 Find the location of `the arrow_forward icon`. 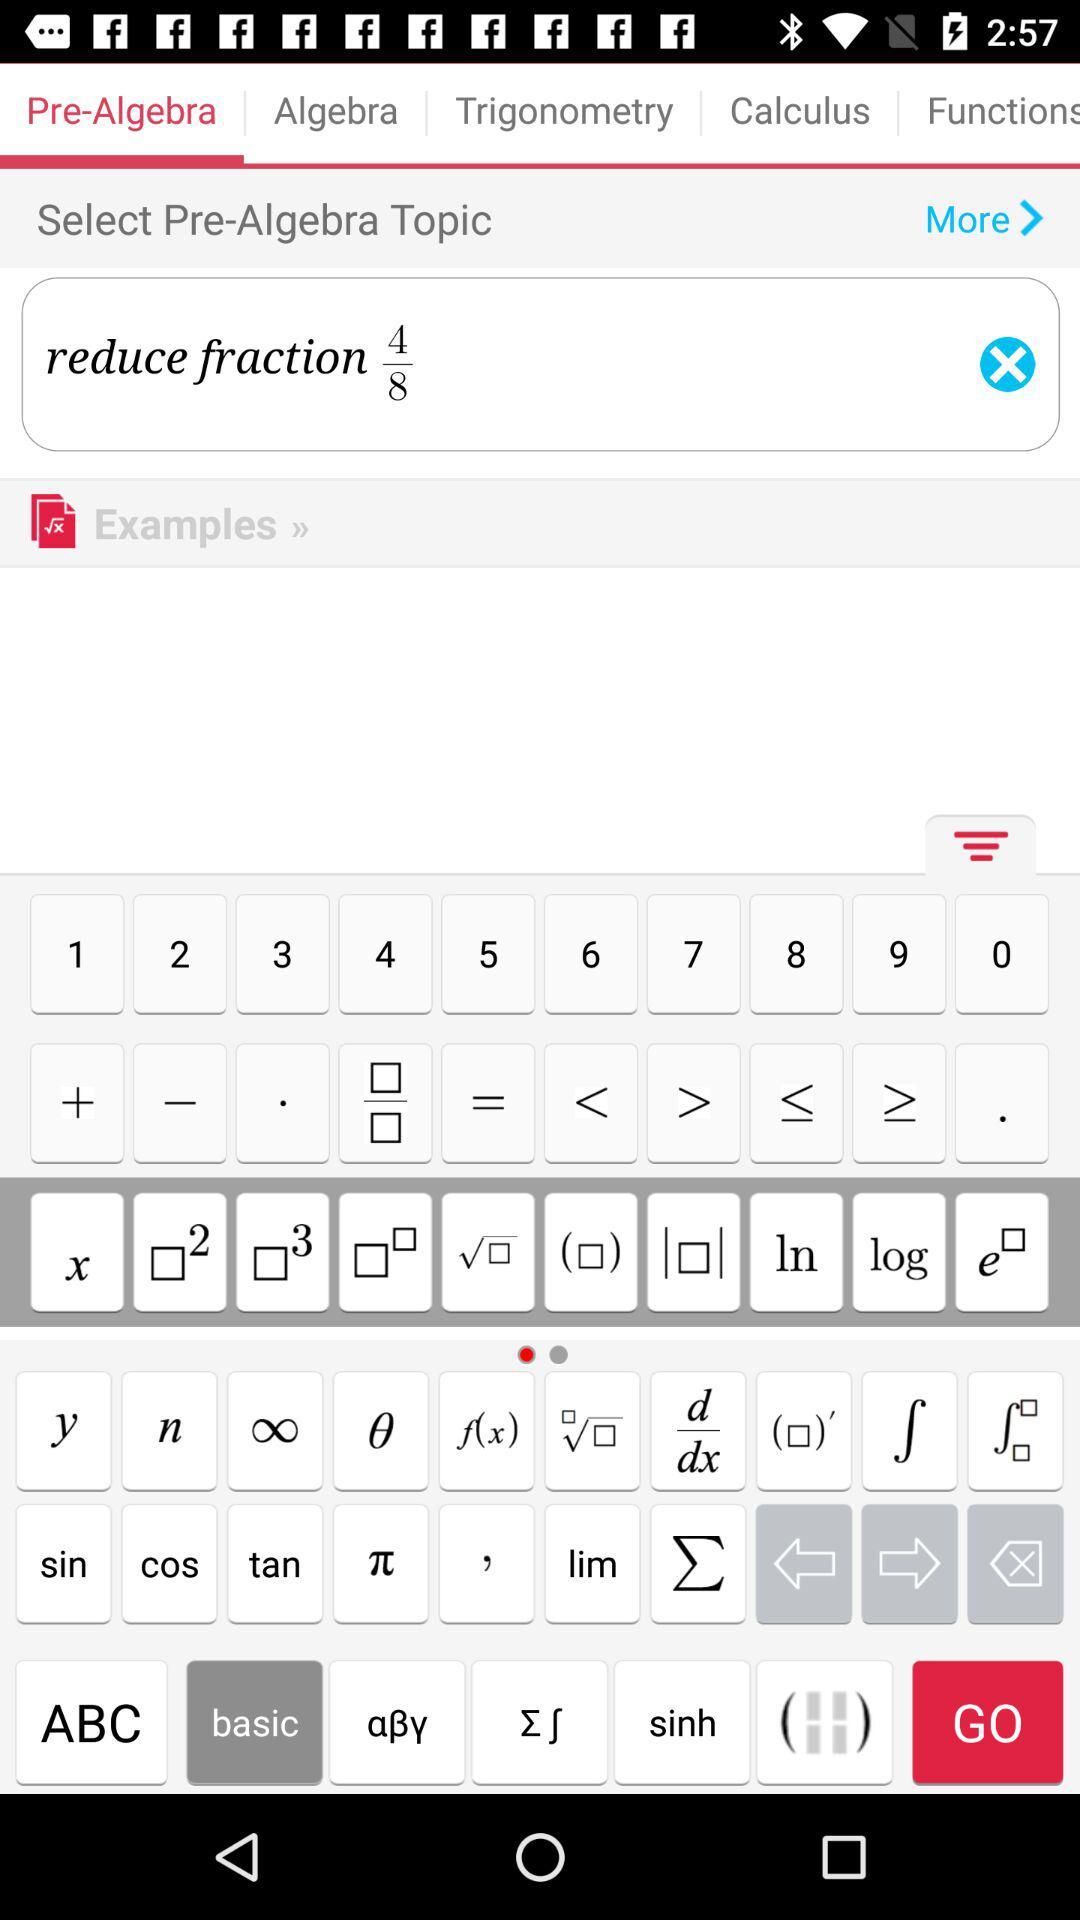

the arrow_forward icon is located at coordinates (692, 1101).